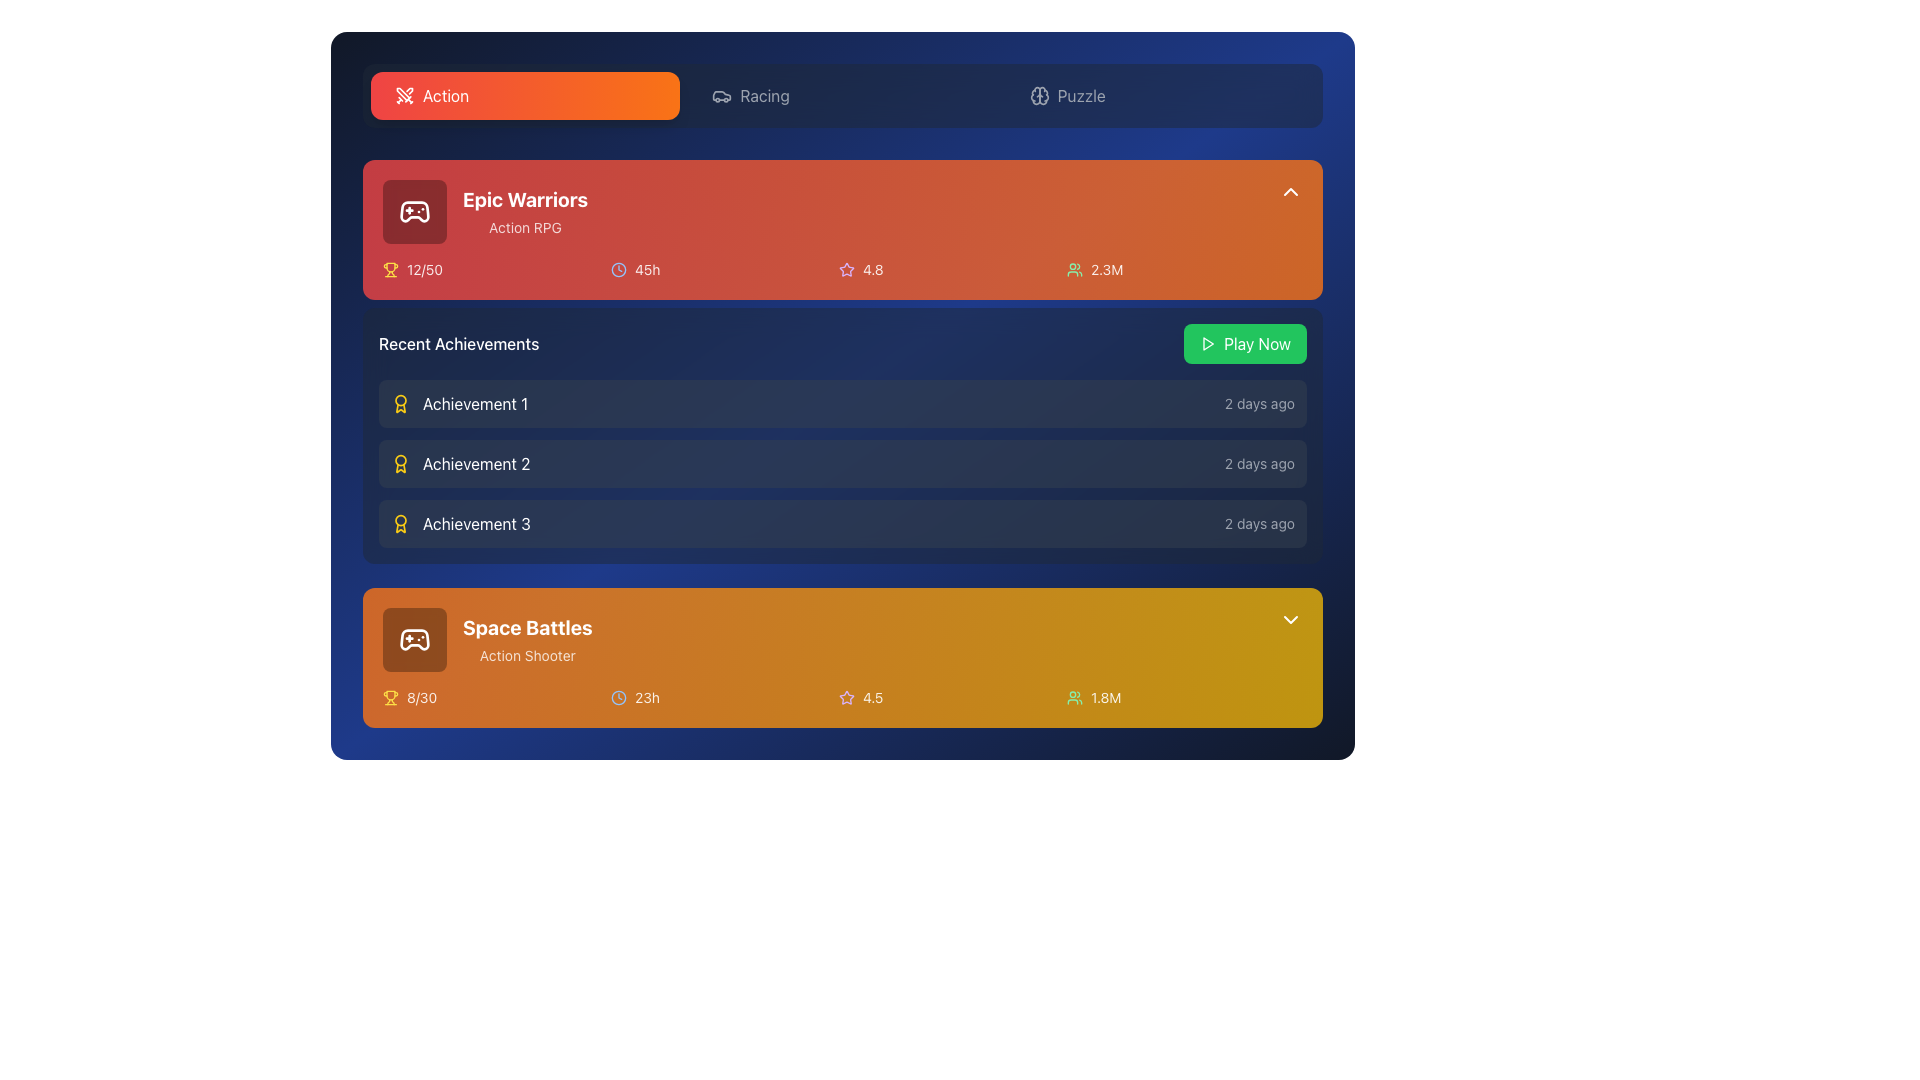  I want to click on the decorative yellow circle in the SVG icon, which is part of the award design located to the left of the '12/50' text under the 'Epic Warriors' section, so click(400, 459).